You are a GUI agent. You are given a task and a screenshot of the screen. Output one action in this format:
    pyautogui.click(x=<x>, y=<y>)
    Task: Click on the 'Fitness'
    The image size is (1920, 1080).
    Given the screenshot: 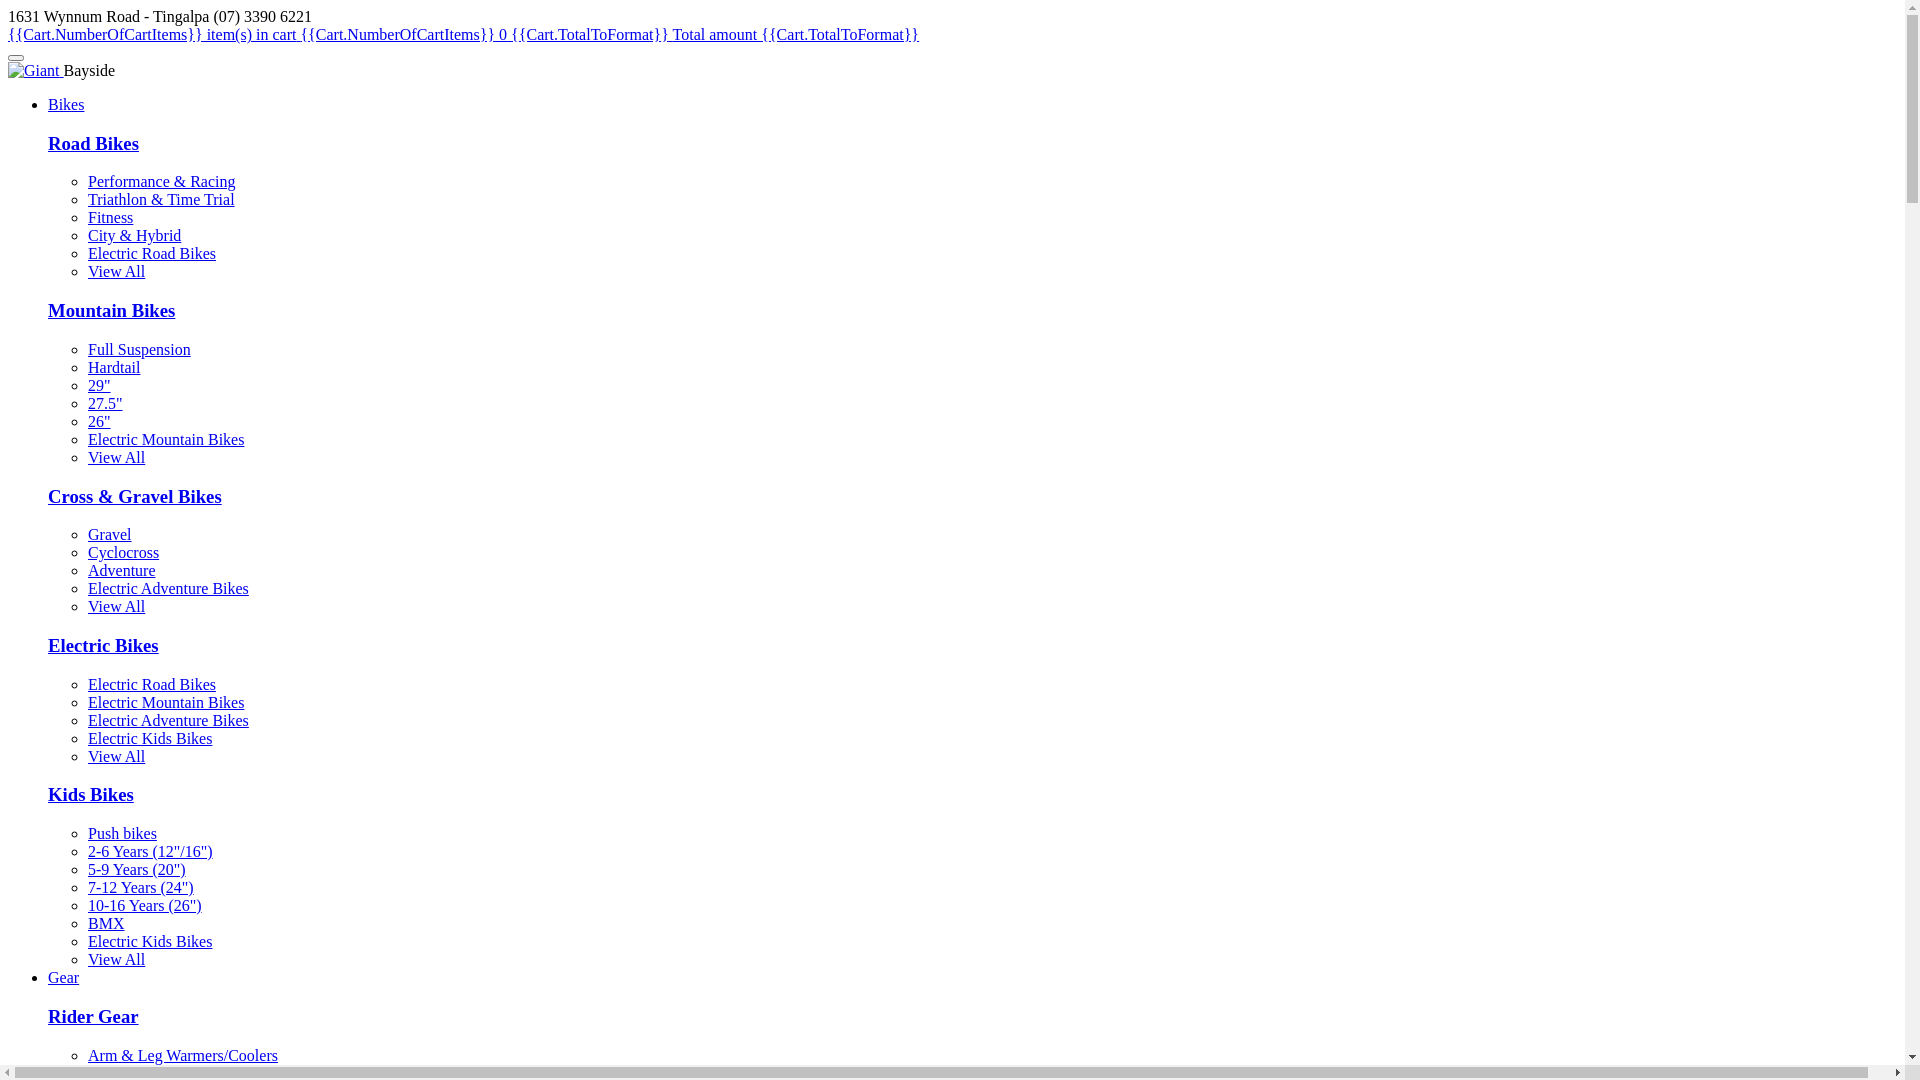 What is the action you would take?
    pyautogui.click(x=86, y=217)
    